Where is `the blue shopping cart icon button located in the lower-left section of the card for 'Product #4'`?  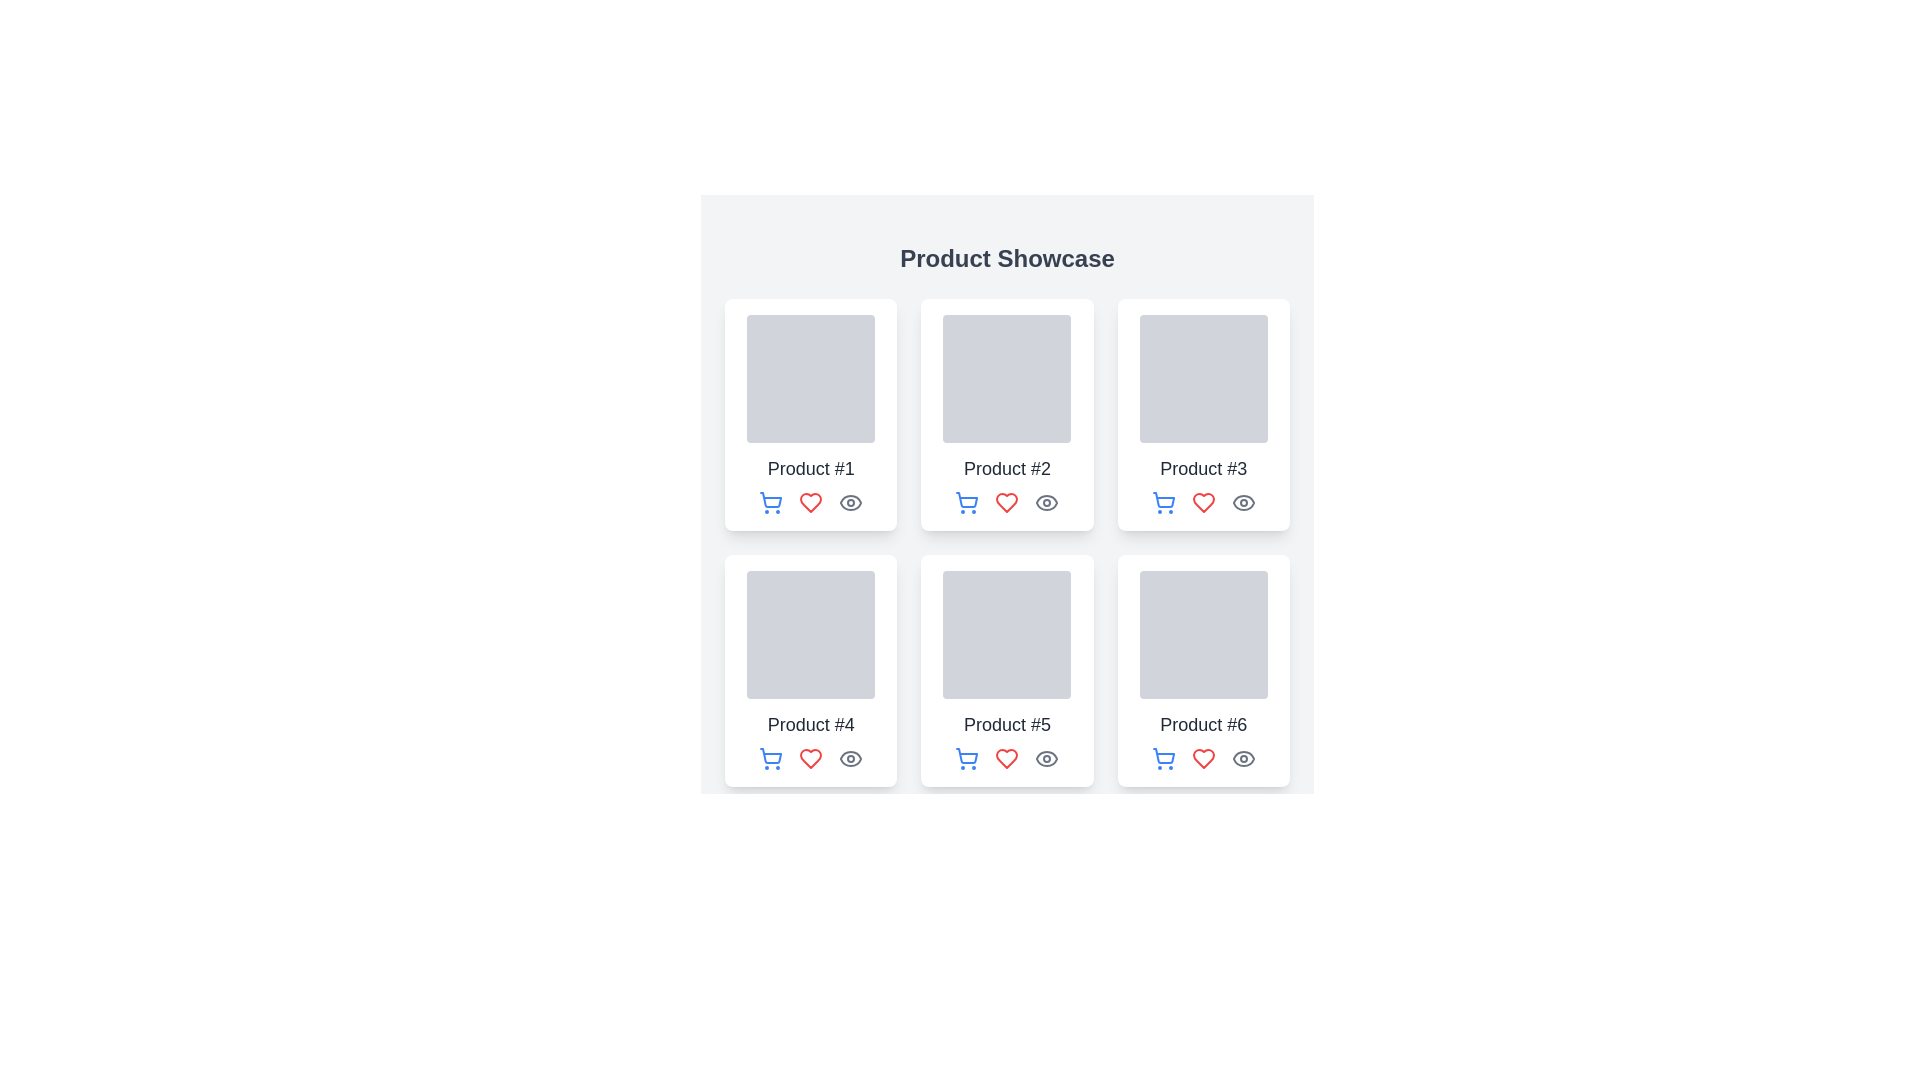
the blue shopping cart icon button located in the lower-left section of the card for 'Product #4' is located at coordinates (770, 759).